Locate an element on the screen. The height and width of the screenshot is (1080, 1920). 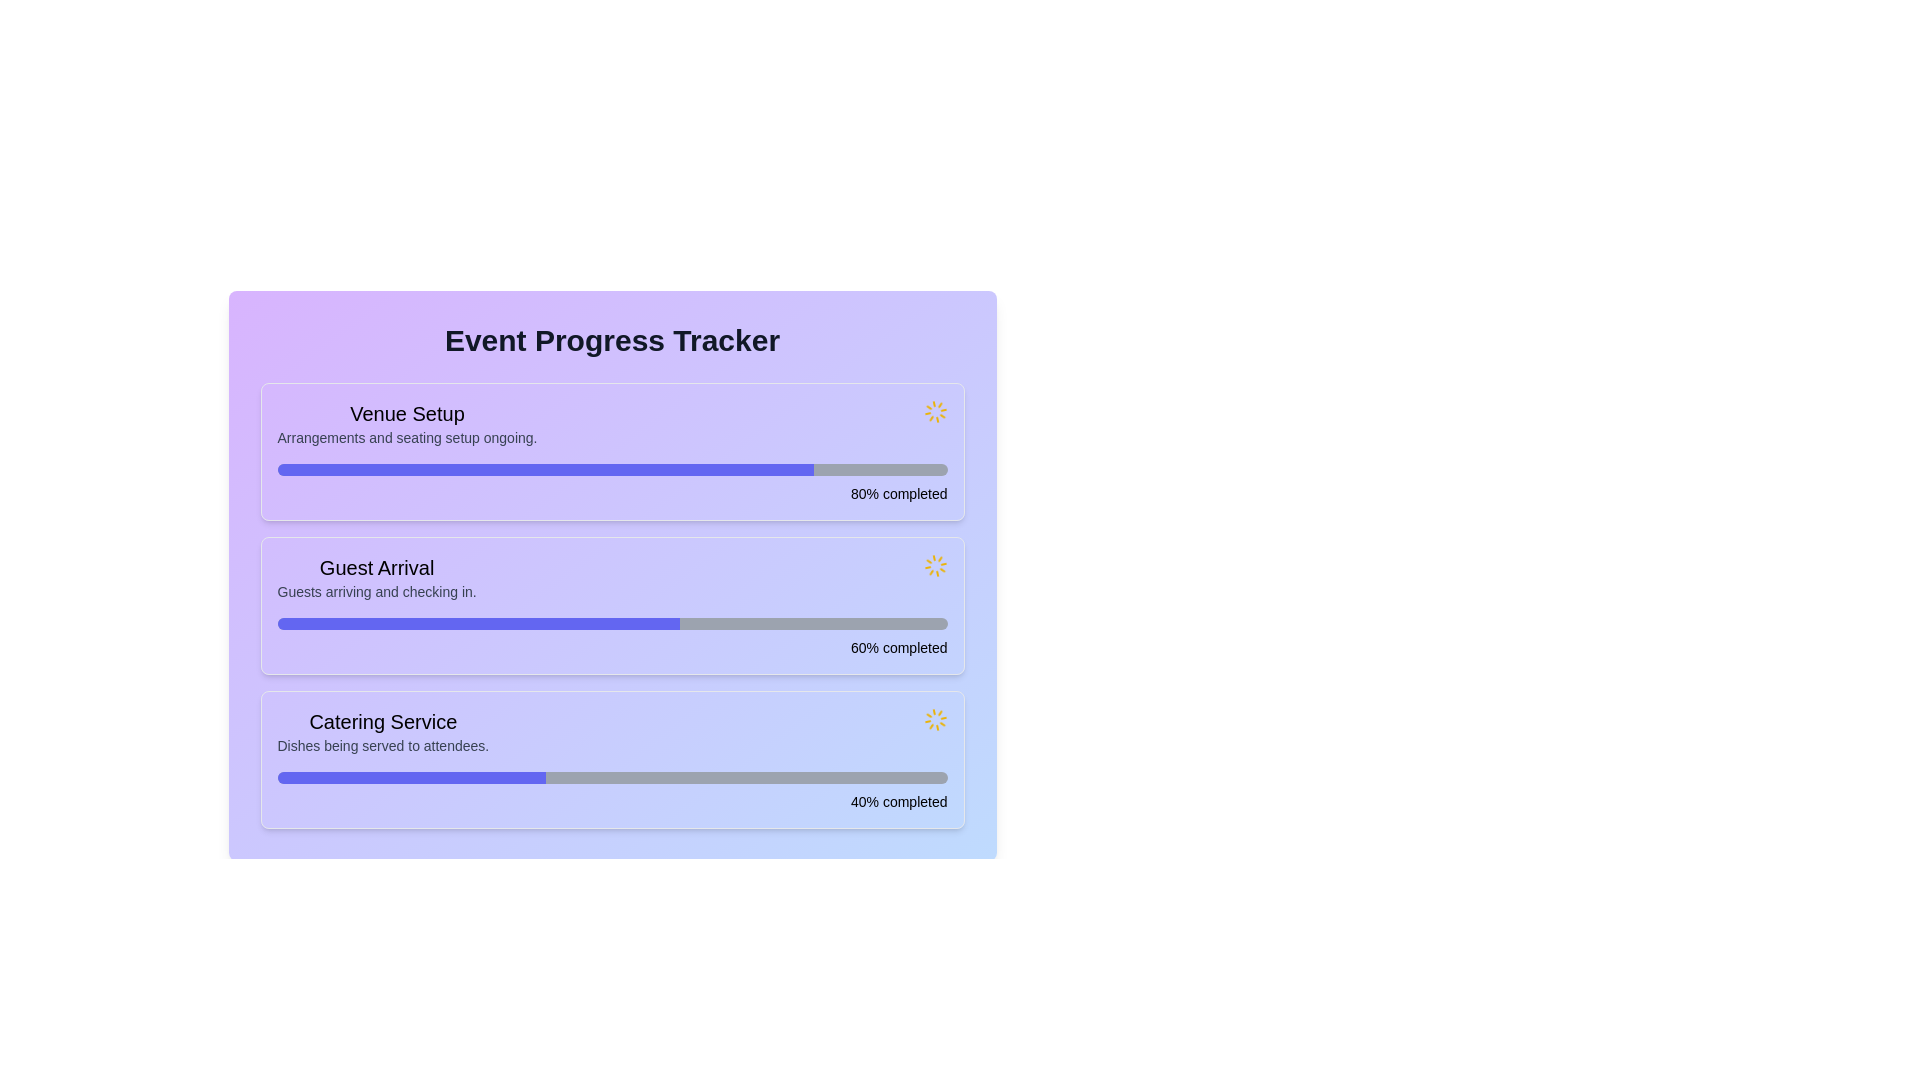
text content element that displays 'Dishes being served to attendees.' located within the progress tracker interface, positioned below 'Catering Service.' is located at coordinates (383, 745).